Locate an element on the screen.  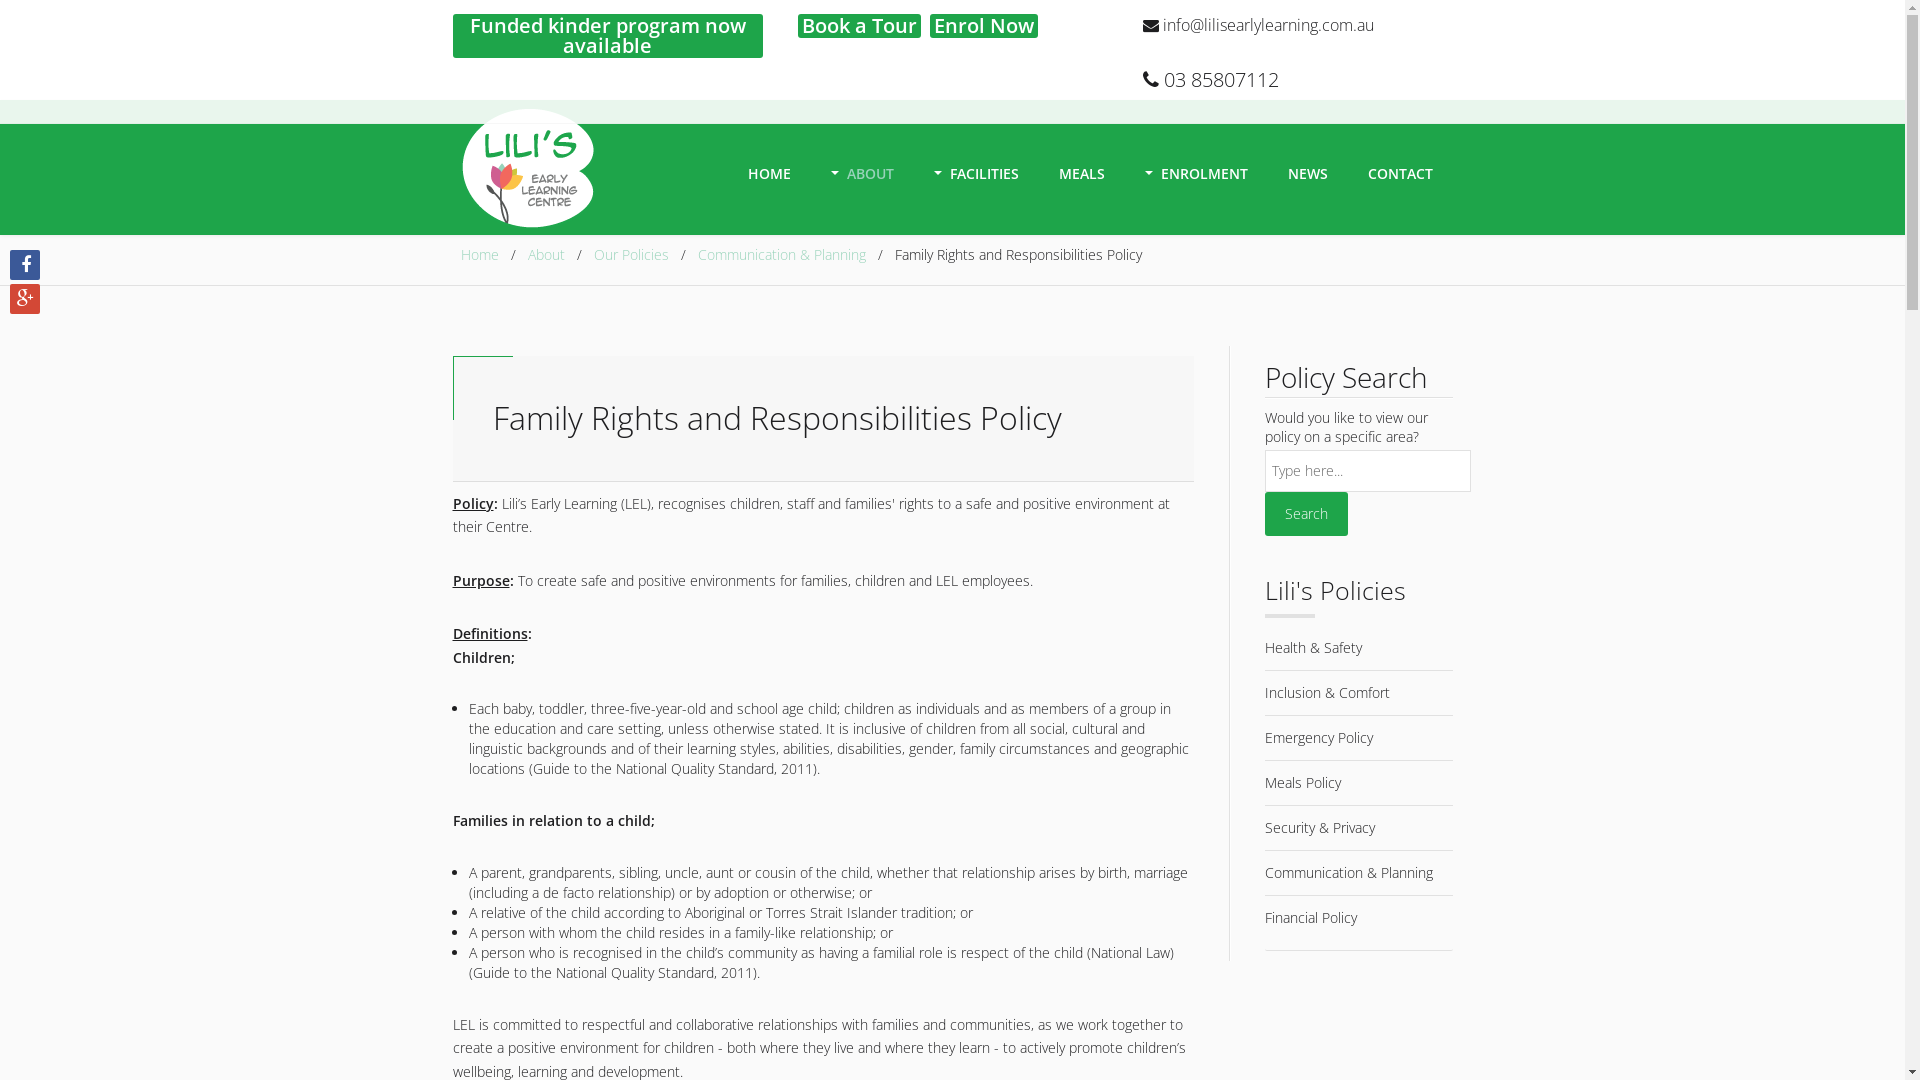
'Financial Policy' is located at coordinates (1310, 917).